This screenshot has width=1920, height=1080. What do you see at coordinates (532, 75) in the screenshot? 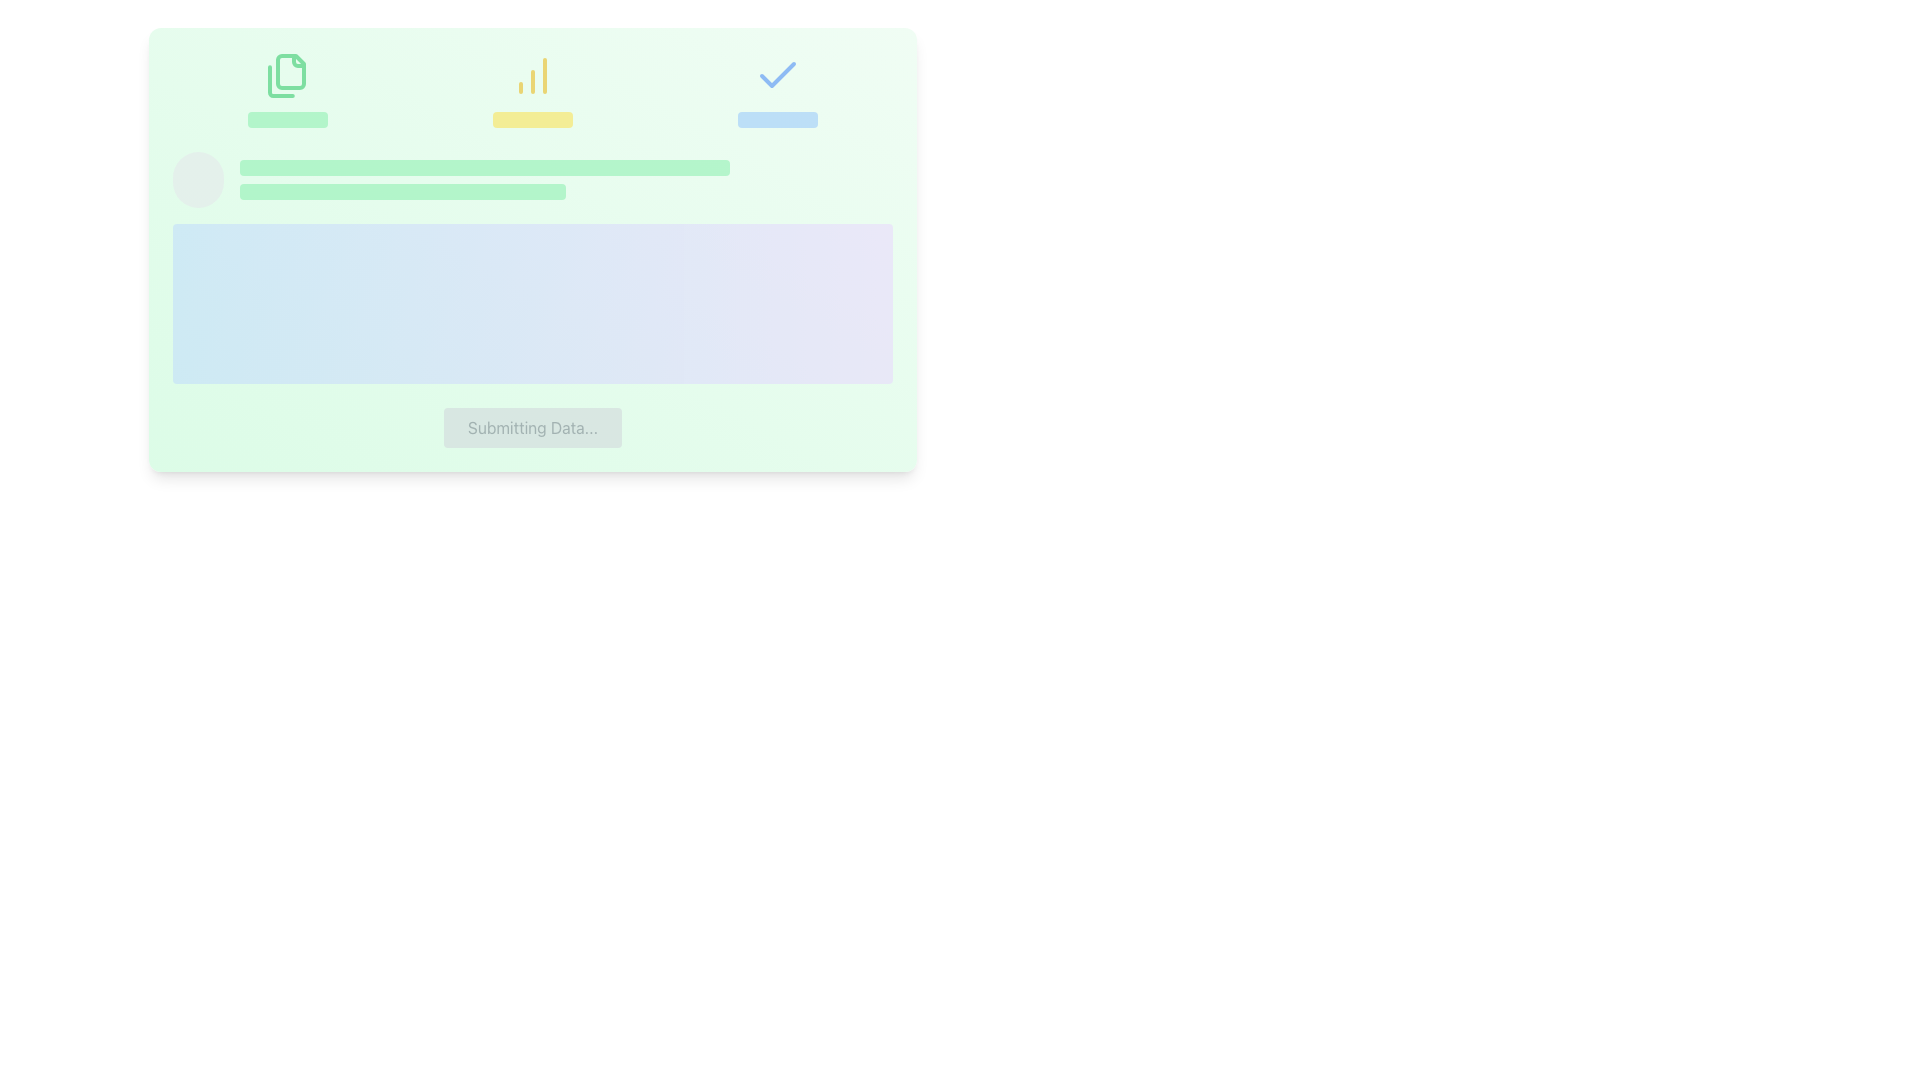
I see `the yellow chart icon, which consists of three ascending vertical bars, located in the center of the interface` at bounding box center [532, 75].